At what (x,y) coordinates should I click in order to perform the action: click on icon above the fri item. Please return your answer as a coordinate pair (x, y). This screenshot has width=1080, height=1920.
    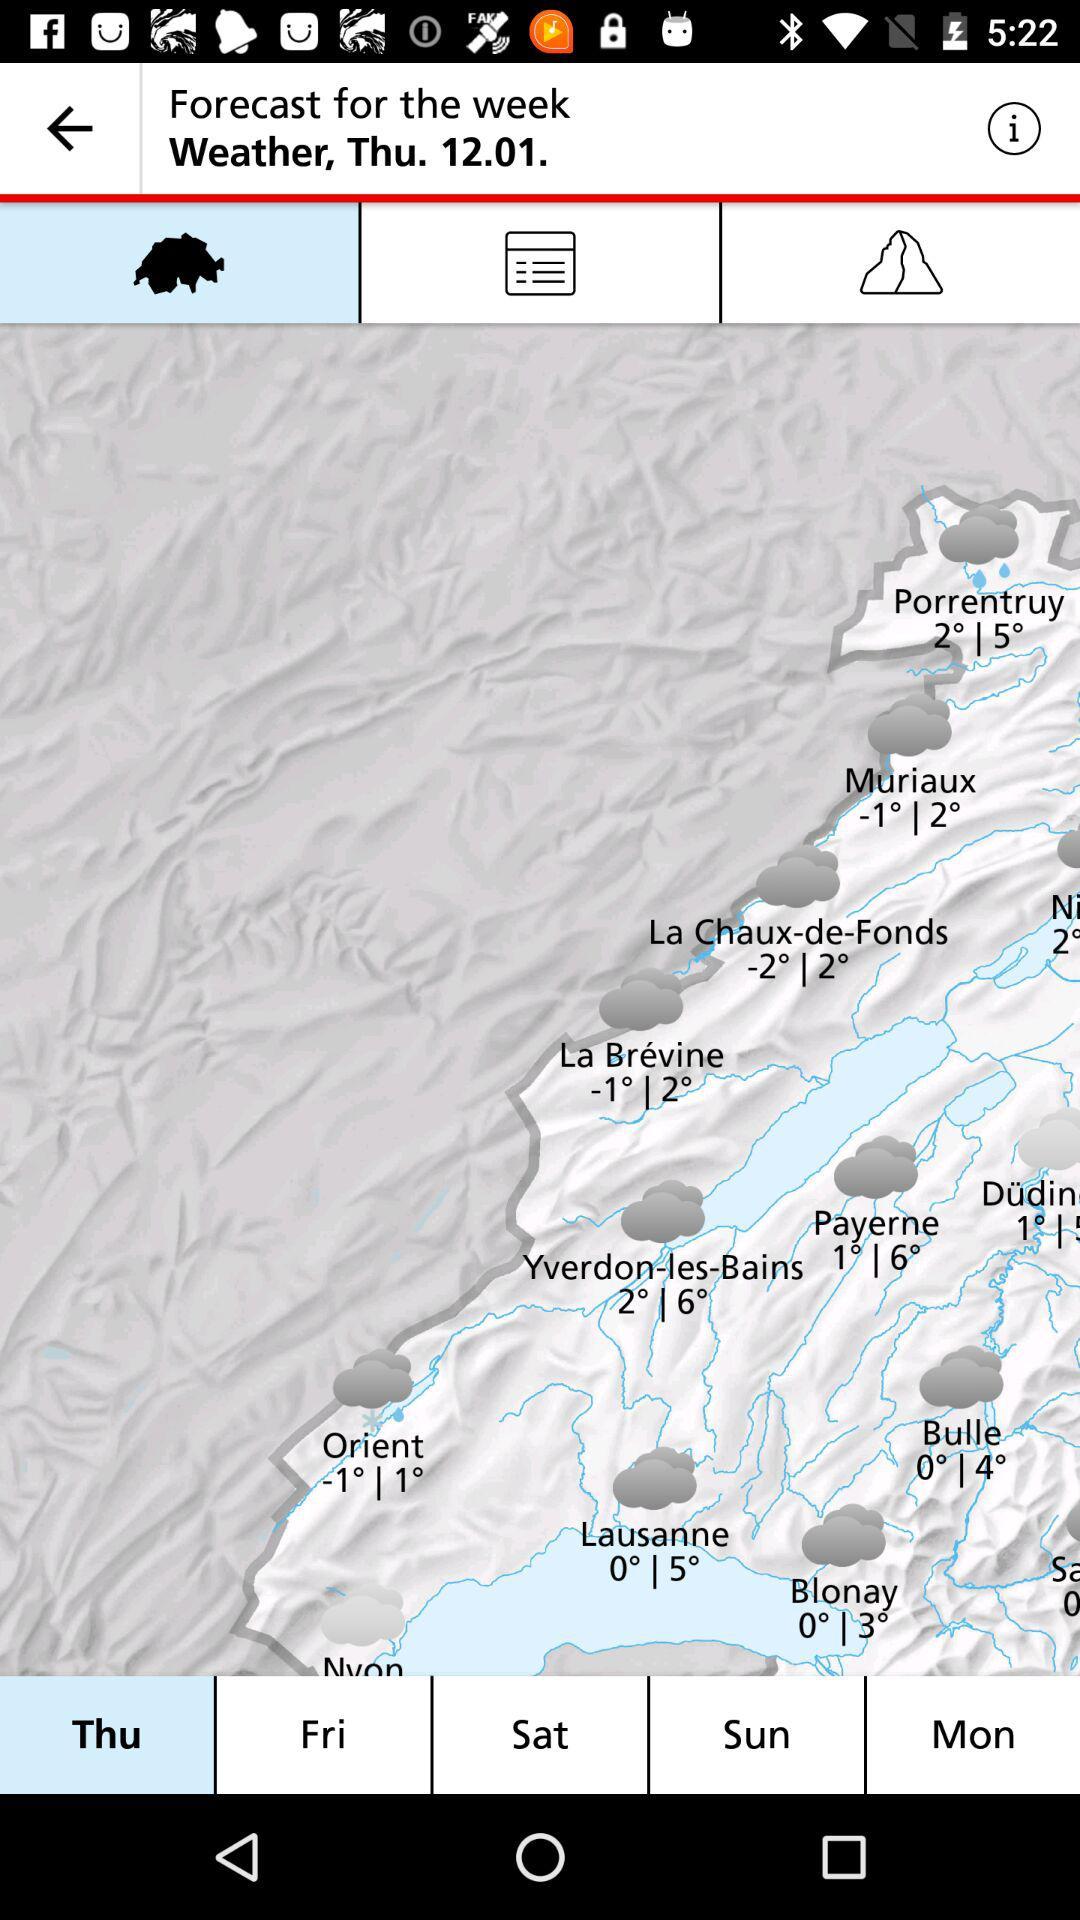
    Looking at the image, I should click on (540, 261).